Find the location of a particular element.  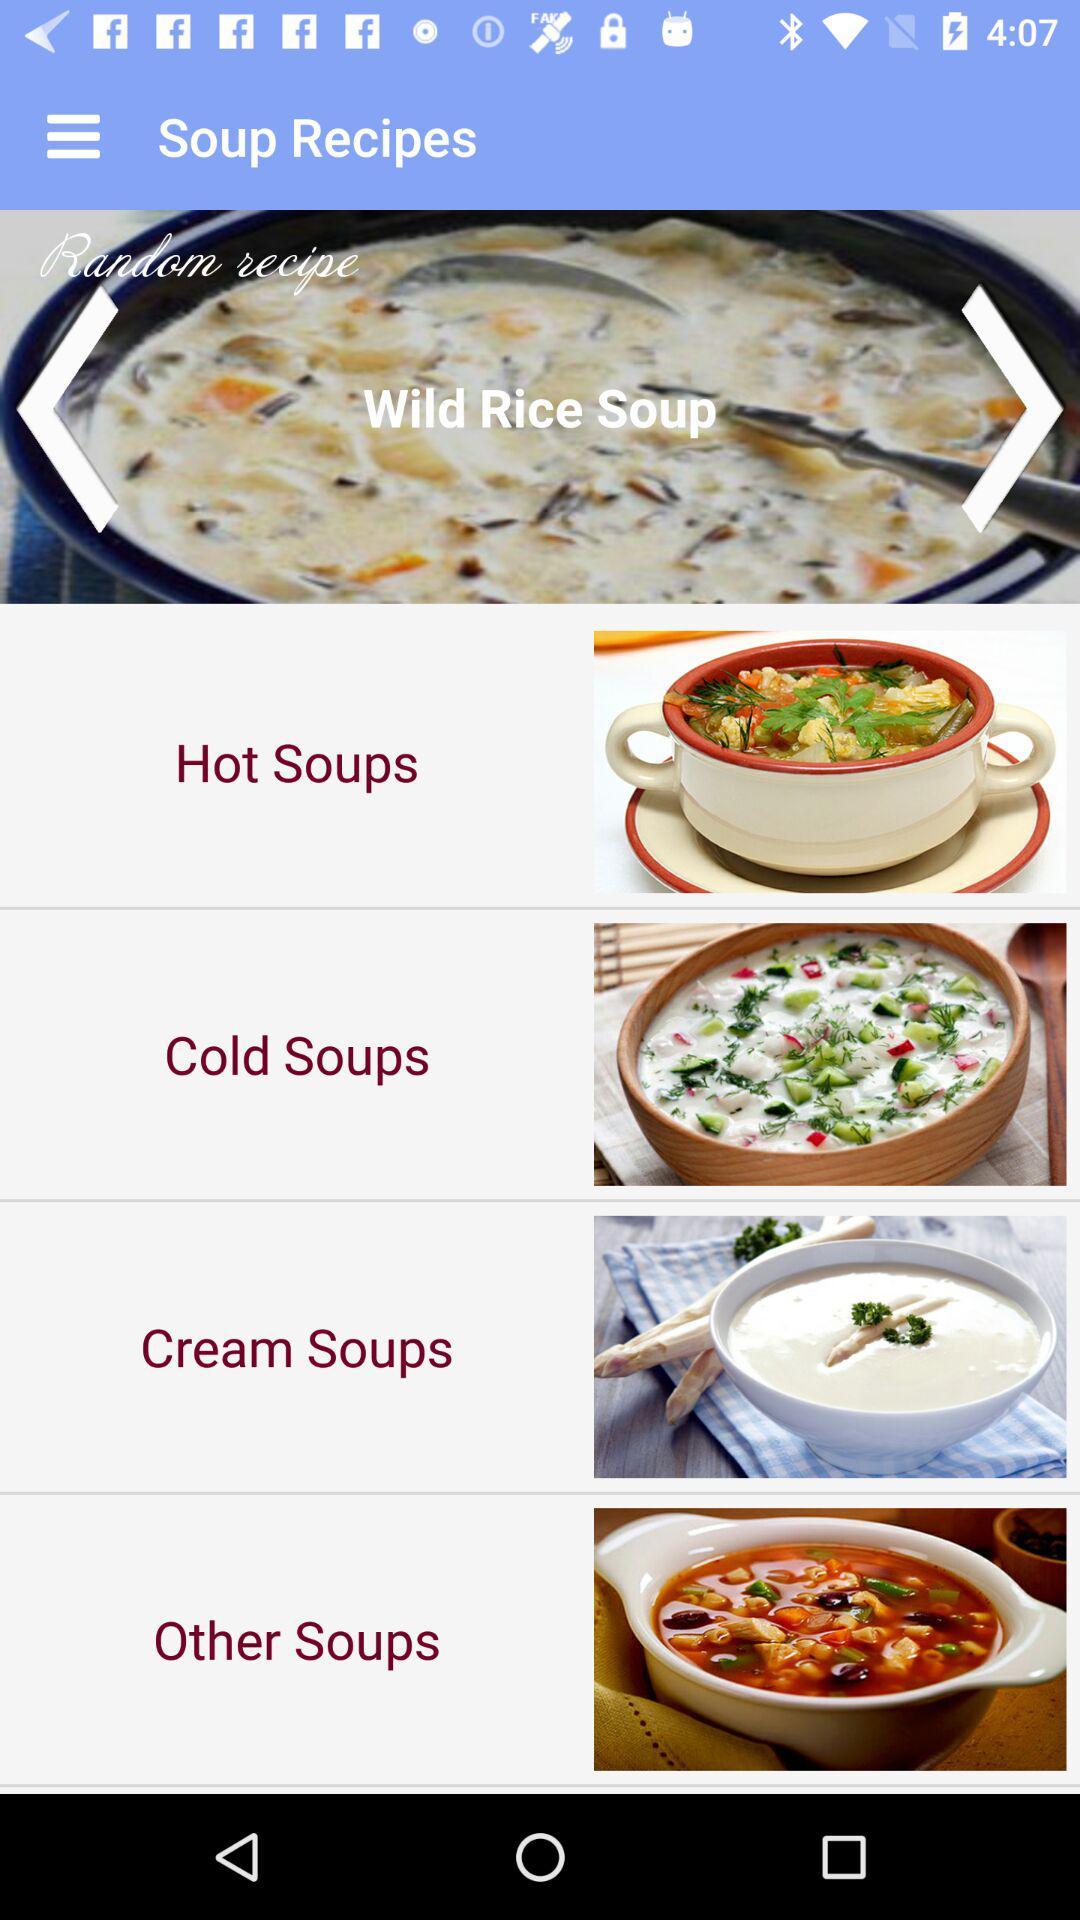

app to the left of soup recipes item is located at coordinates (72, 135).